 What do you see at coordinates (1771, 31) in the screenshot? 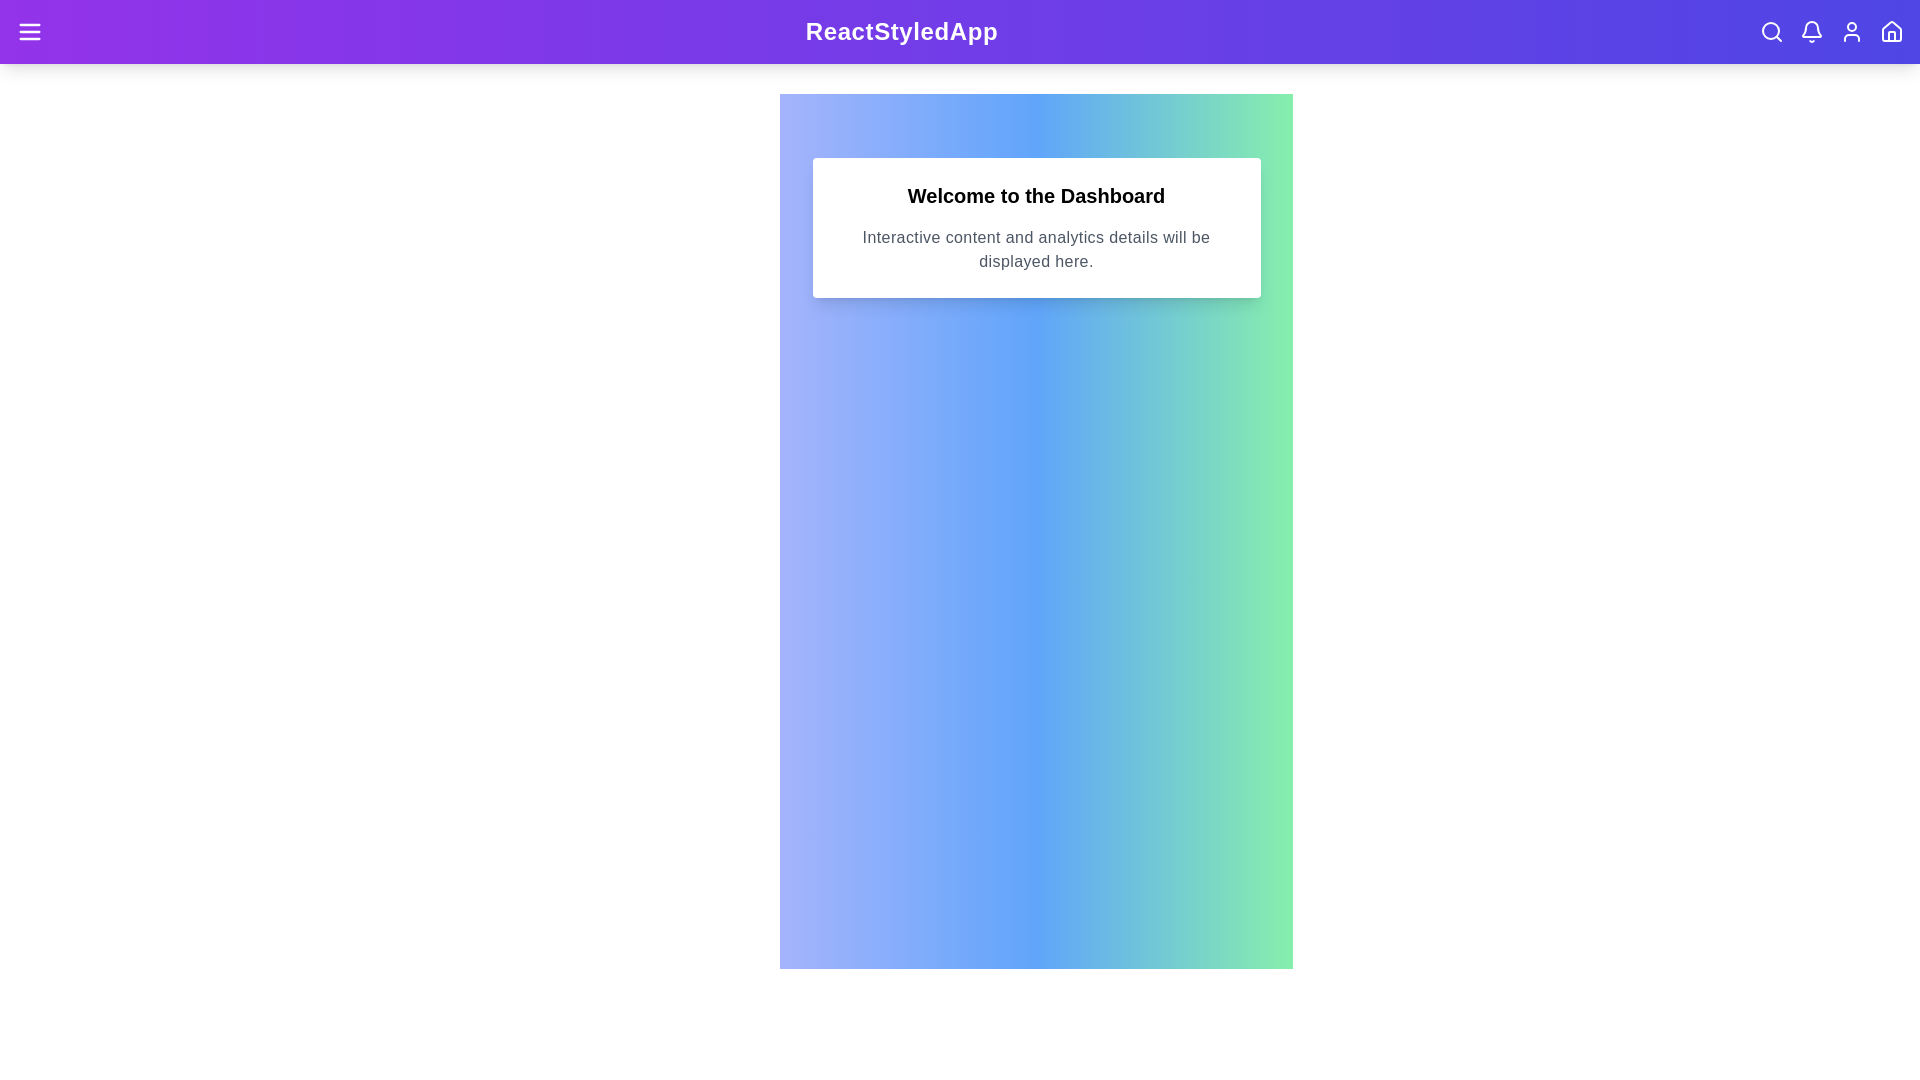
I see `the Search navigation icon to navigate` at bounding box center [1771, 31].